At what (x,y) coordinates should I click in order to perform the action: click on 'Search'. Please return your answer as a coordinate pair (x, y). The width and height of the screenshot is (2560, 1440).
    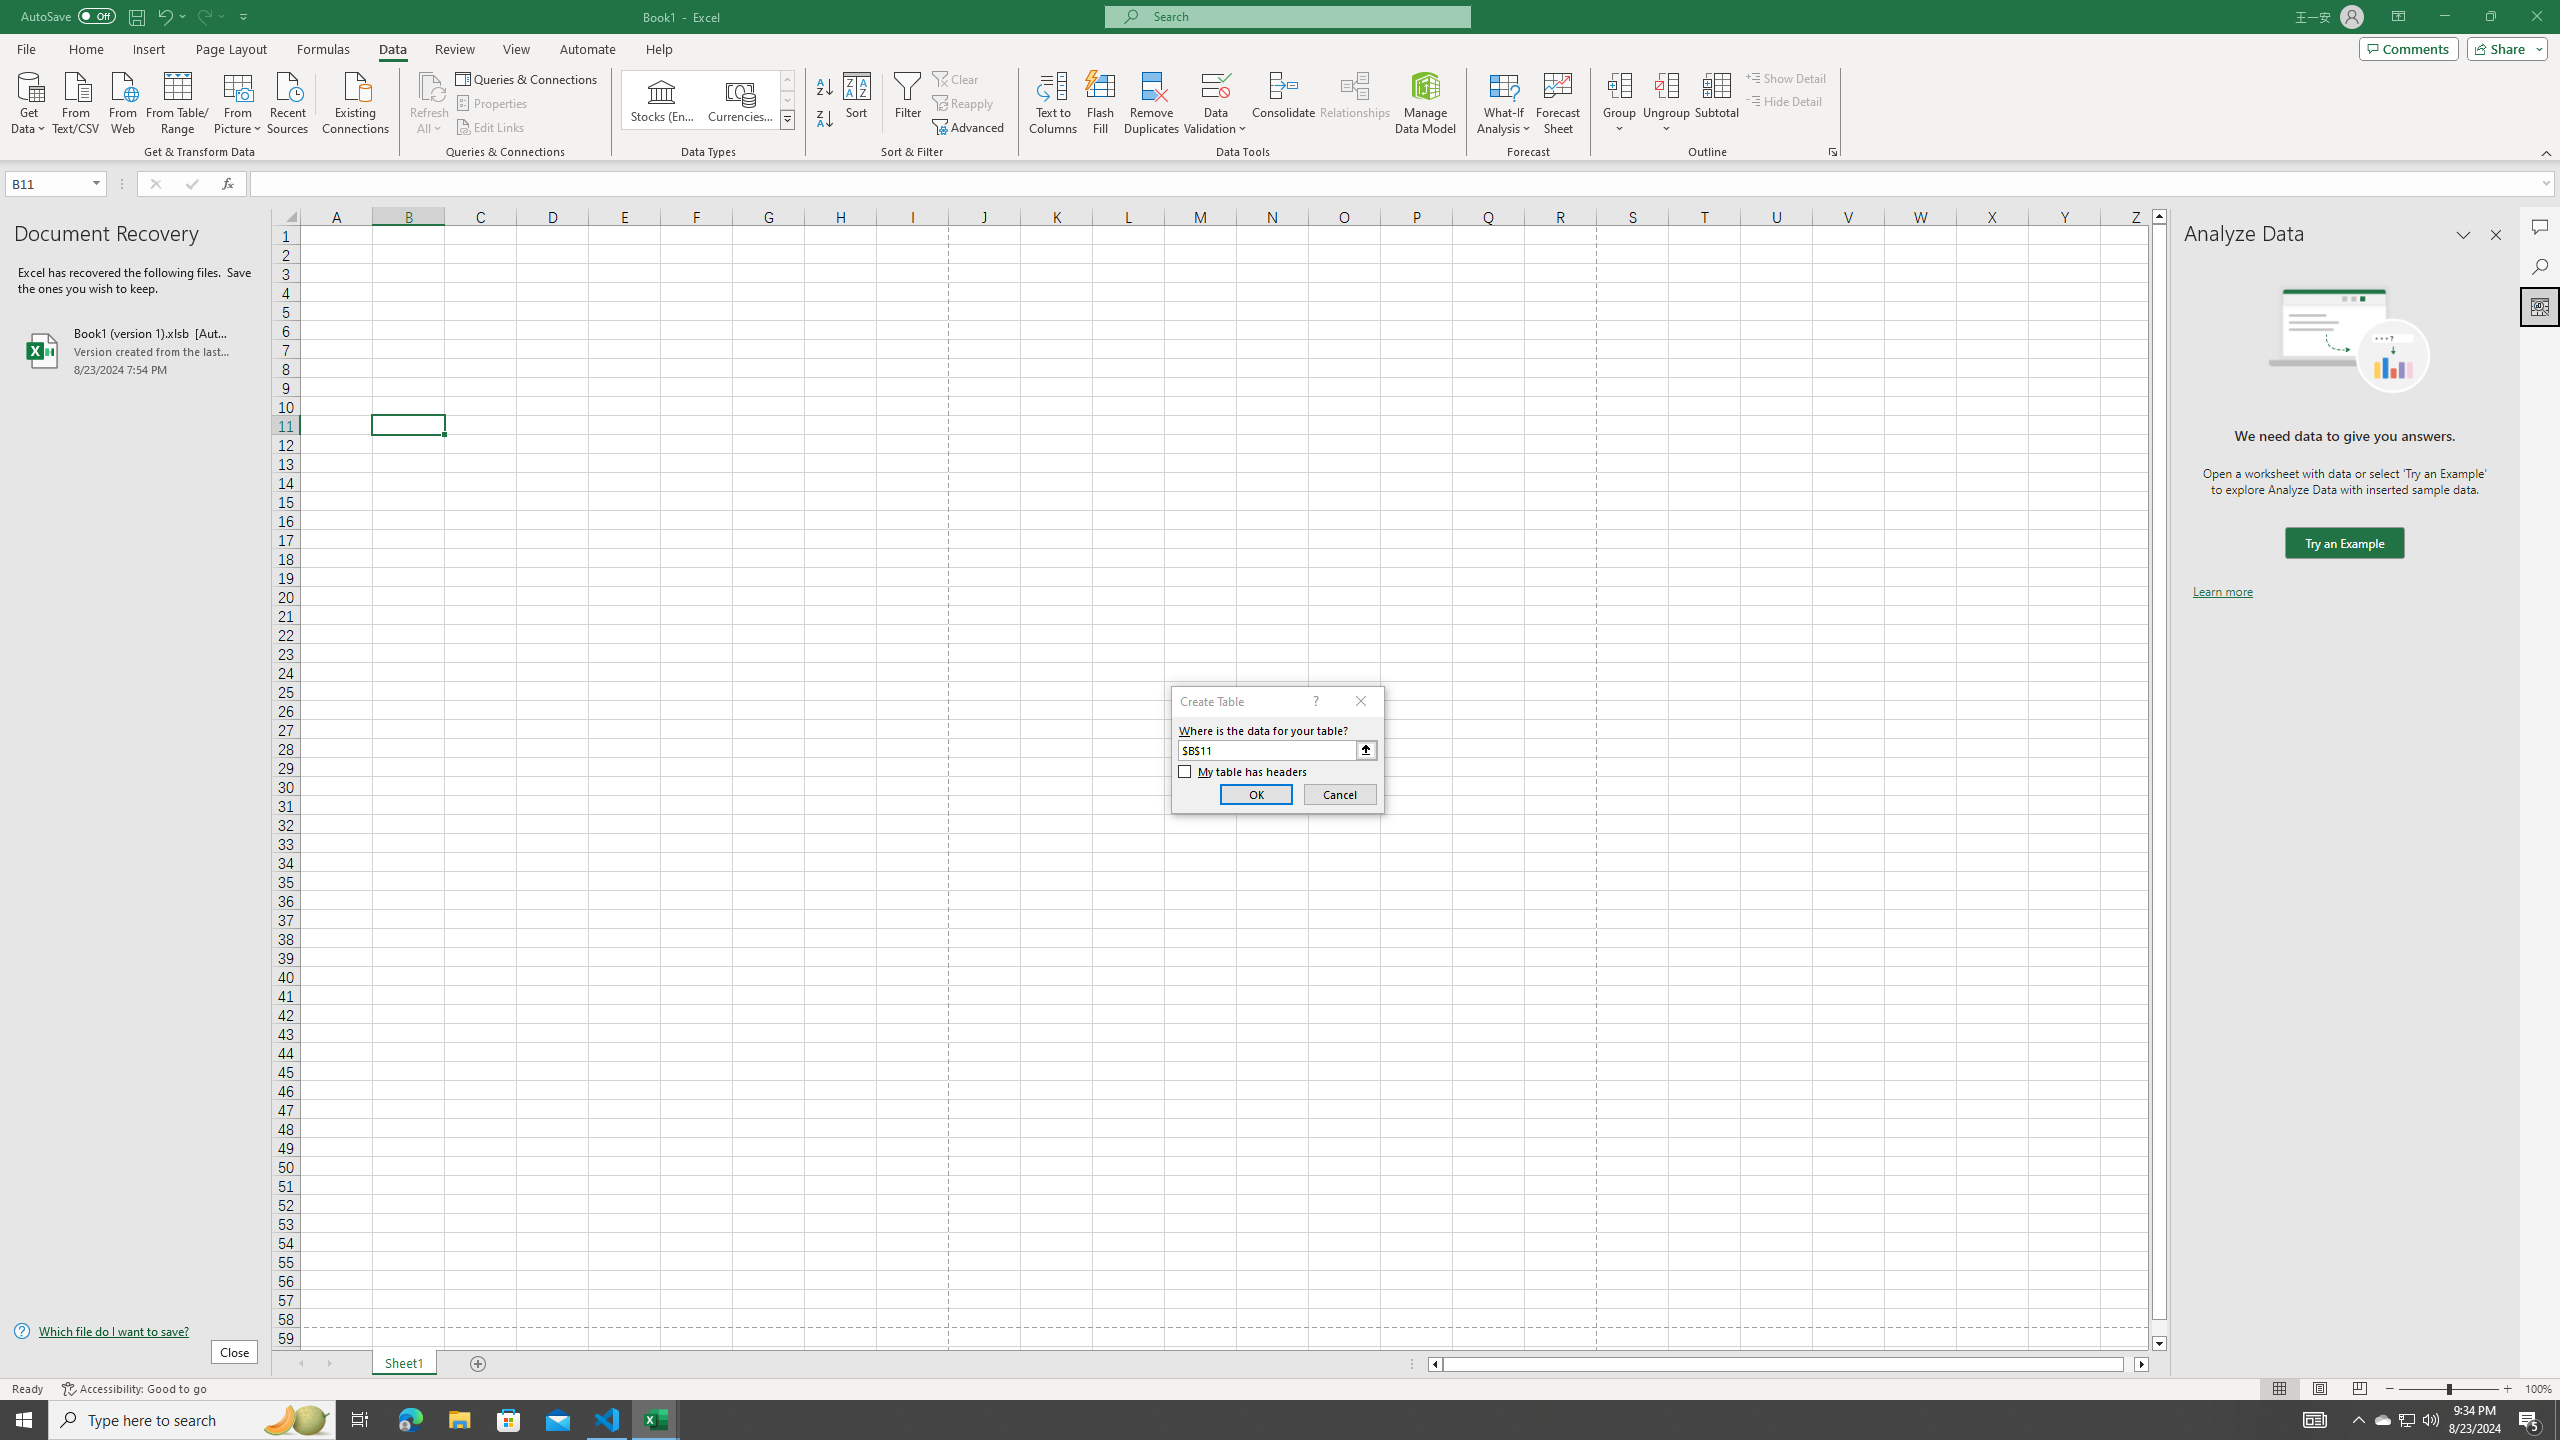
    Looking at the image, I should click on (2539, 267).